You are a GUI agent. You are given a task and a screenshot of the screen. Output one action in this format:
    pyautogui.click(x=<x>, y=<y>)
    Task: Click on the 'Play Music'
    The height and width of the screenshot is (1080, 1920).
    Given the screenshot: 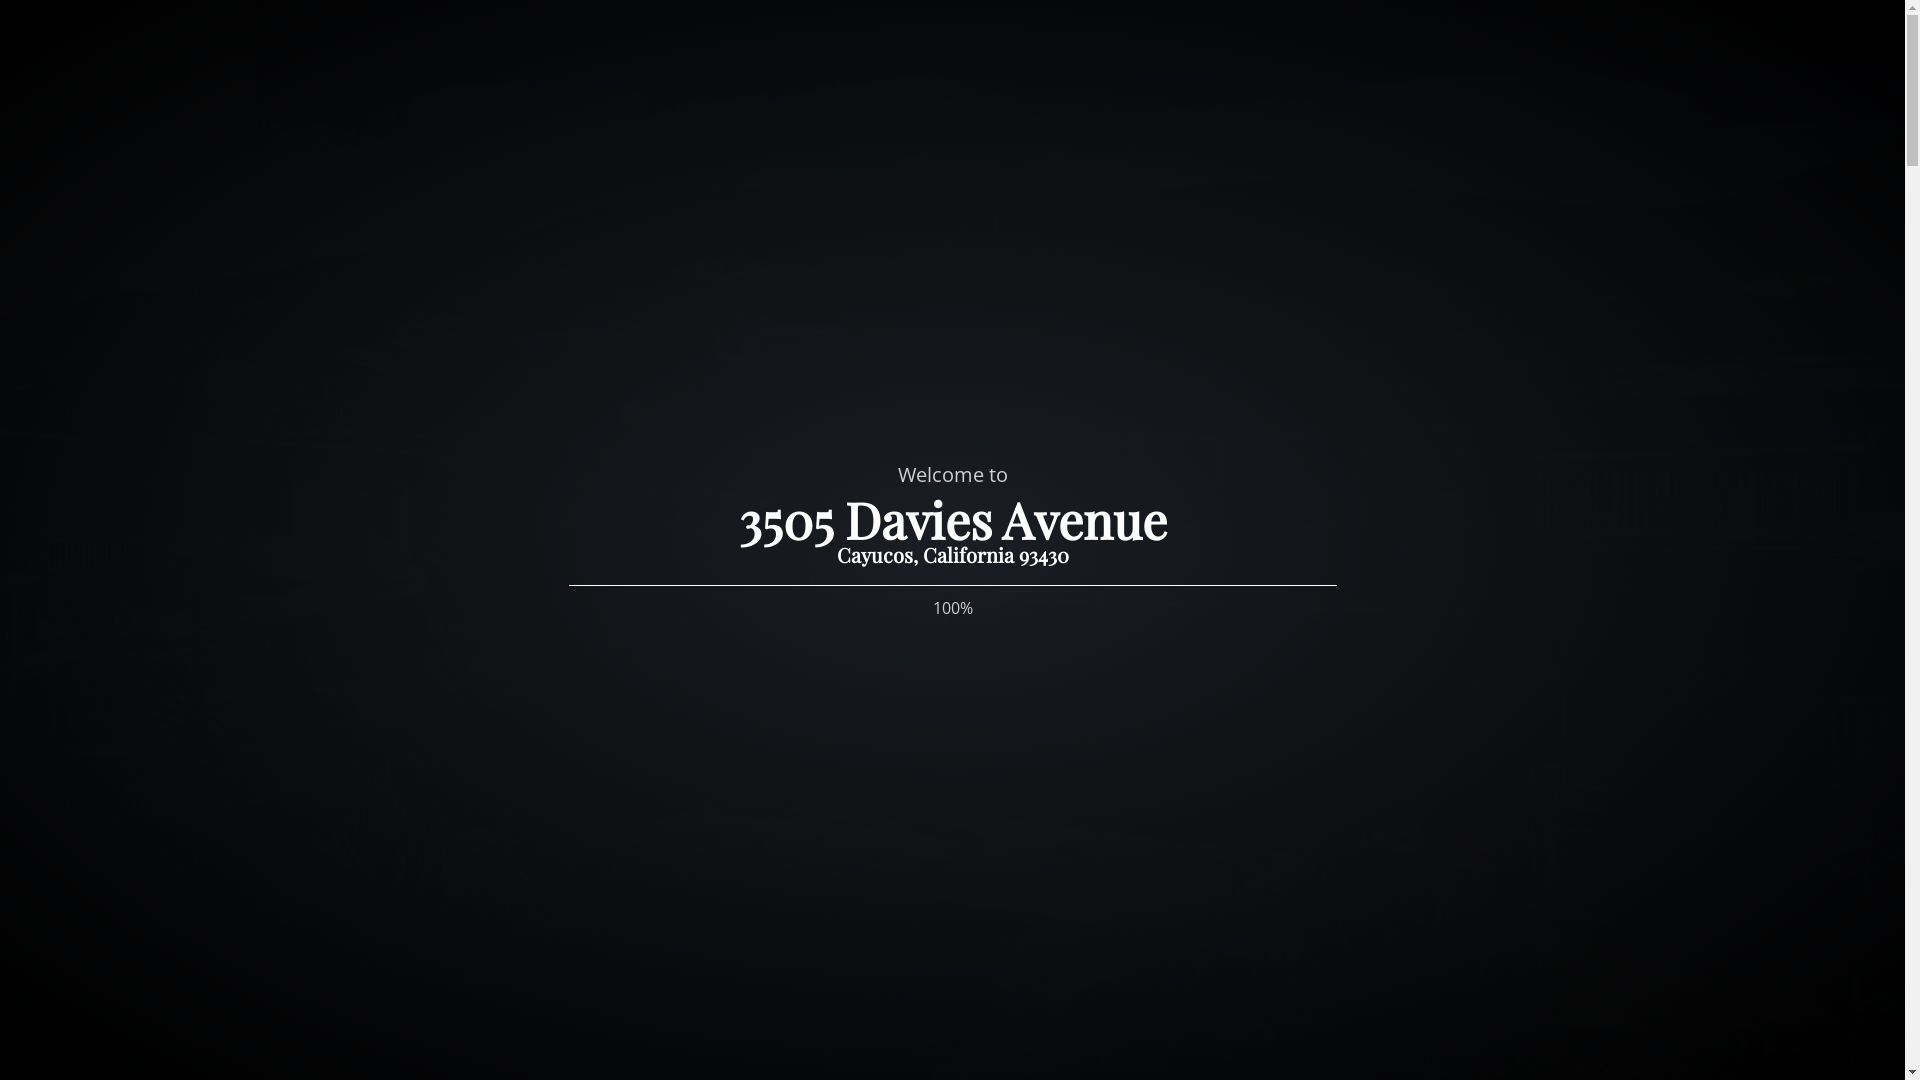 What is the action you would take?
    pyautogui.click(x=1874, y=27)
    